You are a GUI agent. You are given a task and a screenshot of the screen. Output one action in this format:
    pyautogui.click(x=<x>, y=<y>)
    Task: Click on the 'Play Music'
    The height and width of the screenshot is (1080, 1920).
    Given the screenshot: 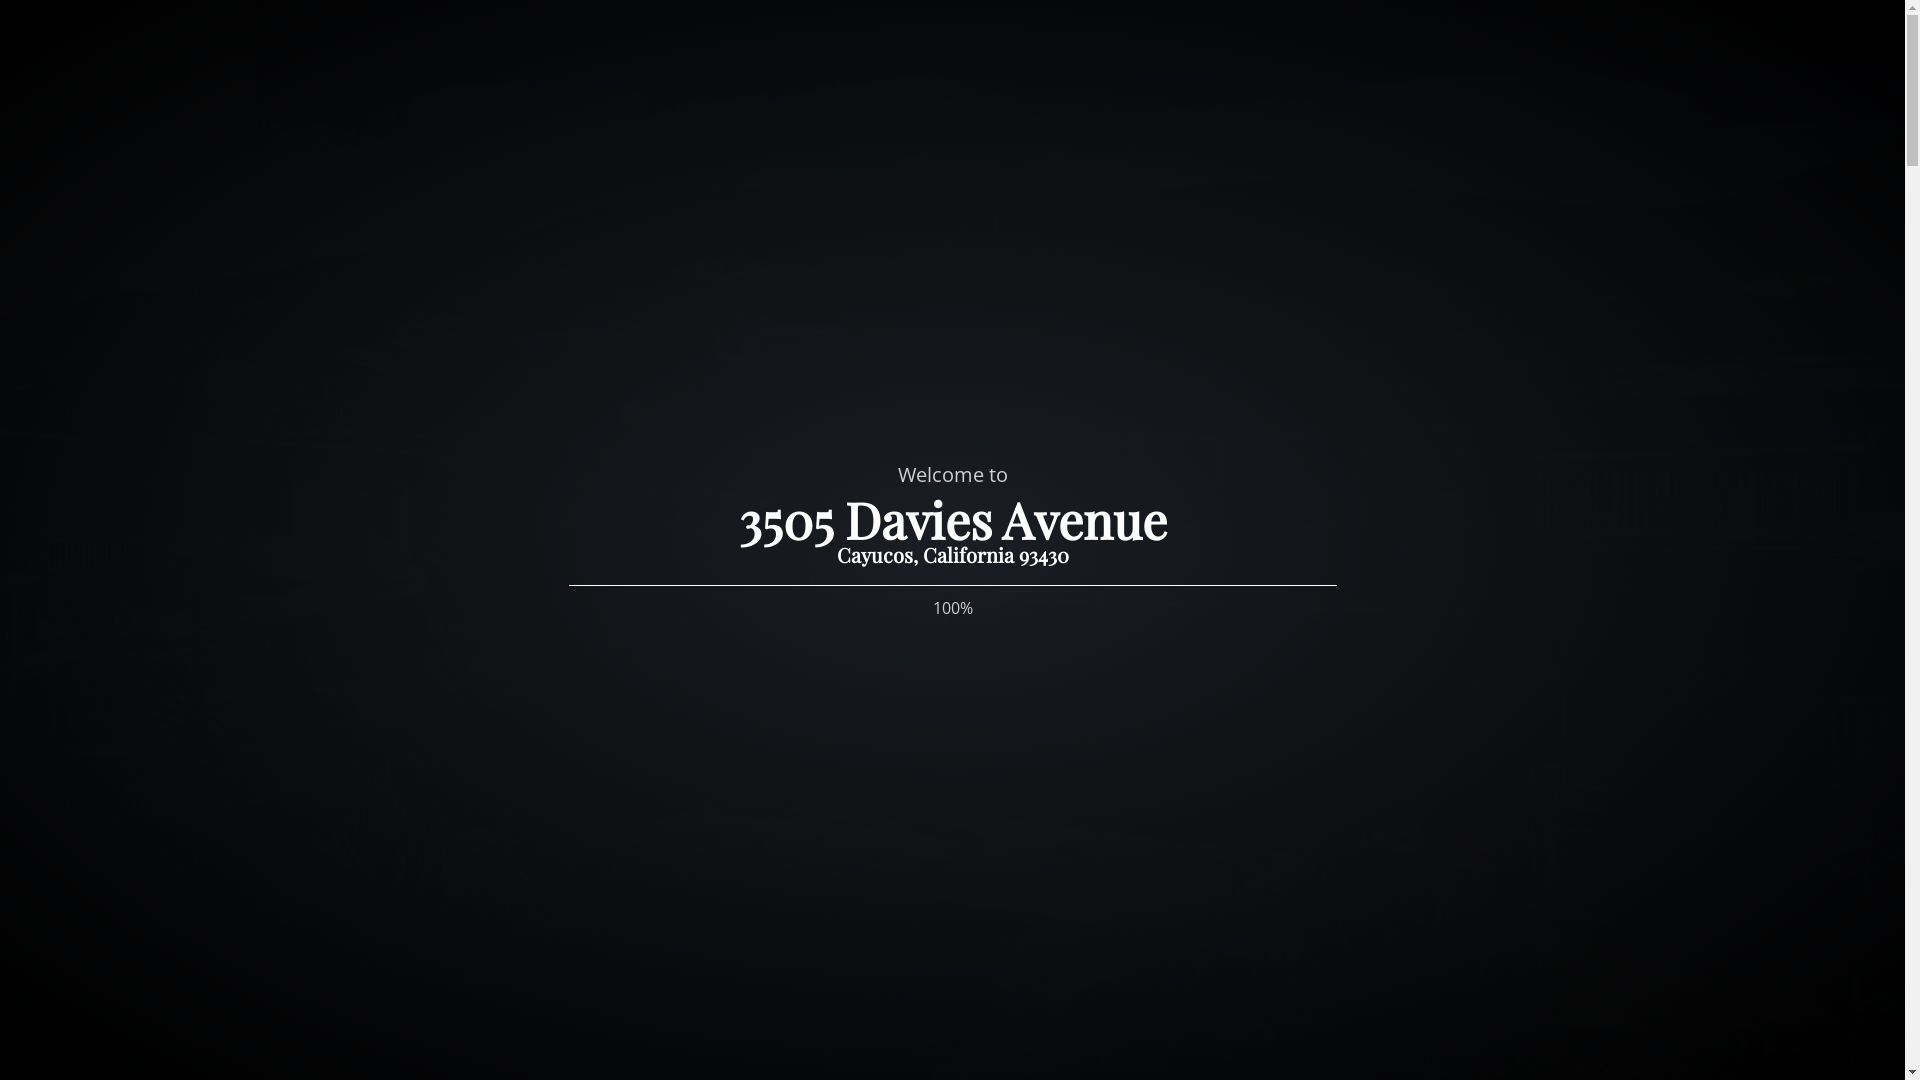 What is the action you would take?
    pyautogui.click(x=1874, y=27)
    